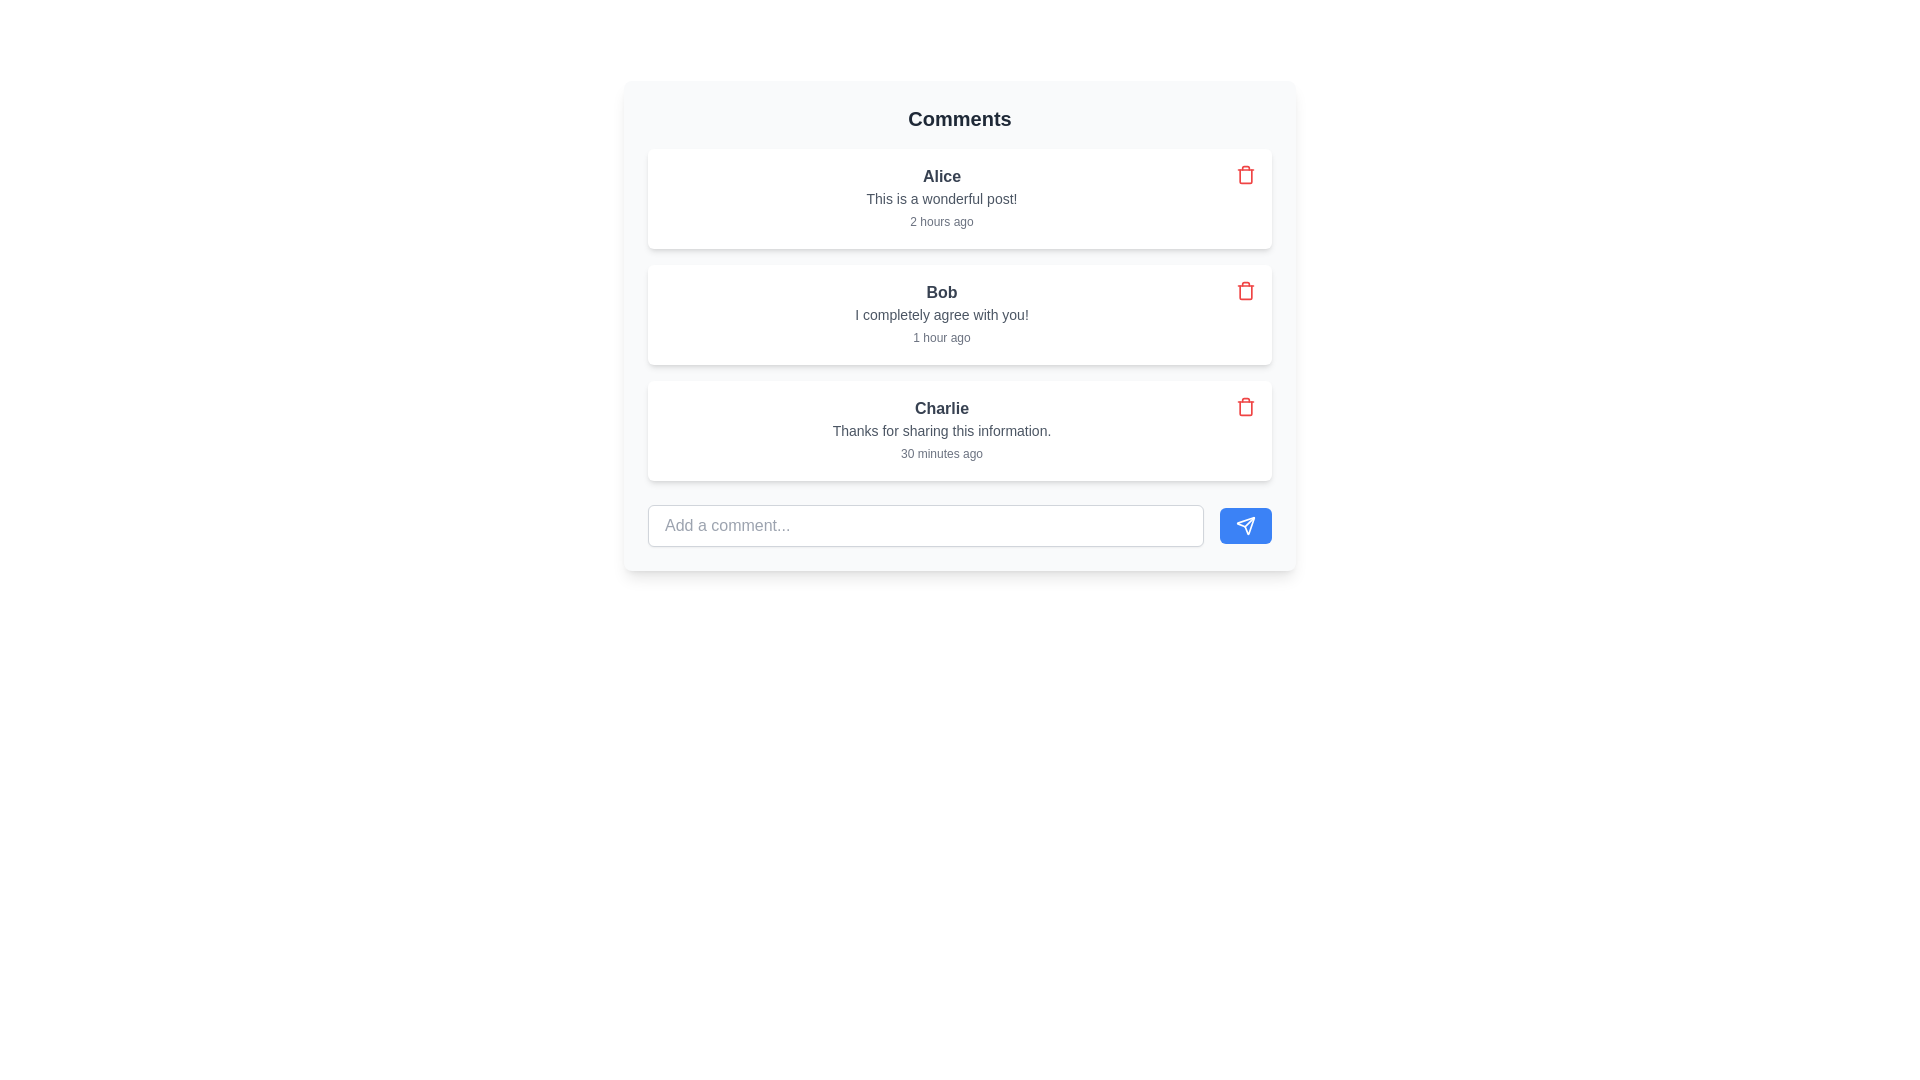 Image resolution: width=1920 pixels, height=1080 pixels. Describe the element at coordinates (940, 430) in the screenshot. I see `the comment text displayed in the third comment block under the 'Comments' section, located below the username 'Charlie' and above the timestamp '30 minutes ago'` at that location.